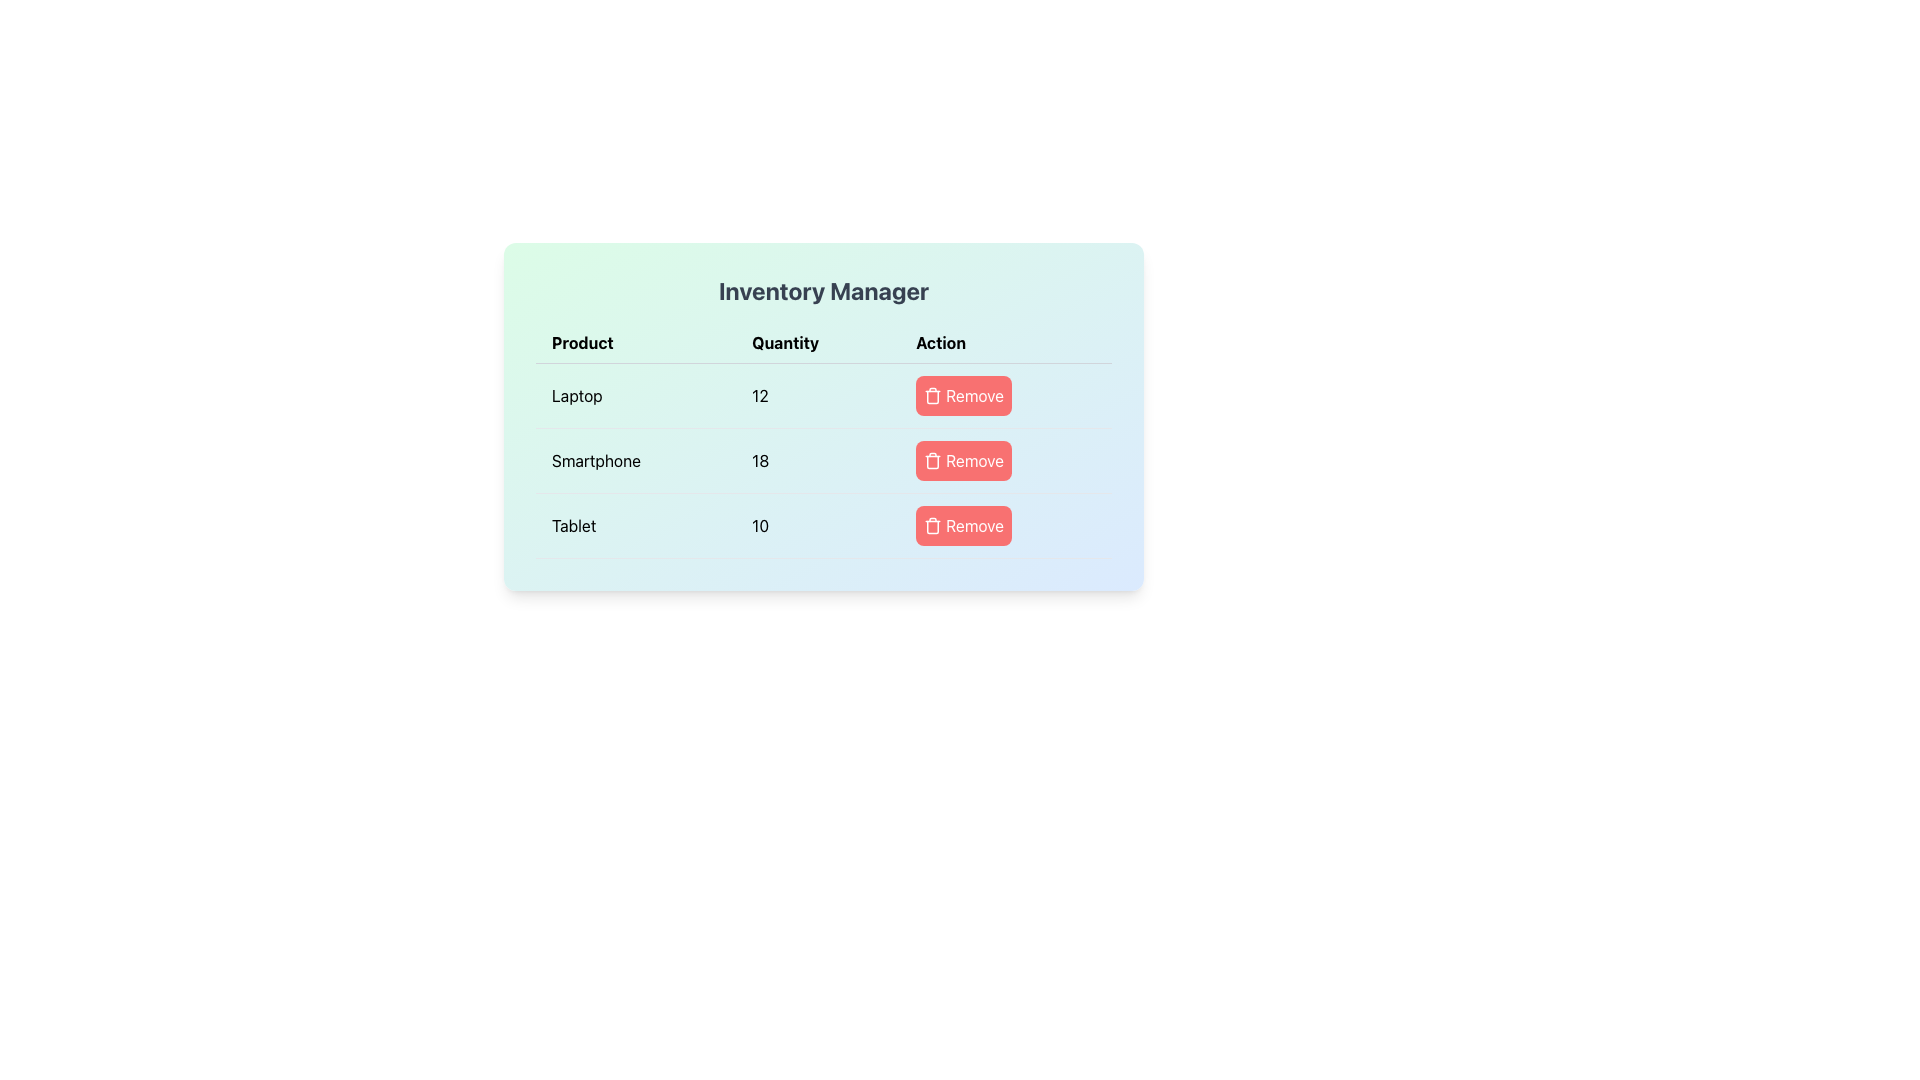 The image size is (1920, 1080). What do you see at coordinates (964, 461) in the screenshot?
I see `the second button in the 'Action' column that allows users to remove the 'Smartphone' item from the inventory list to change its background color` at bounding box center [964, 461].